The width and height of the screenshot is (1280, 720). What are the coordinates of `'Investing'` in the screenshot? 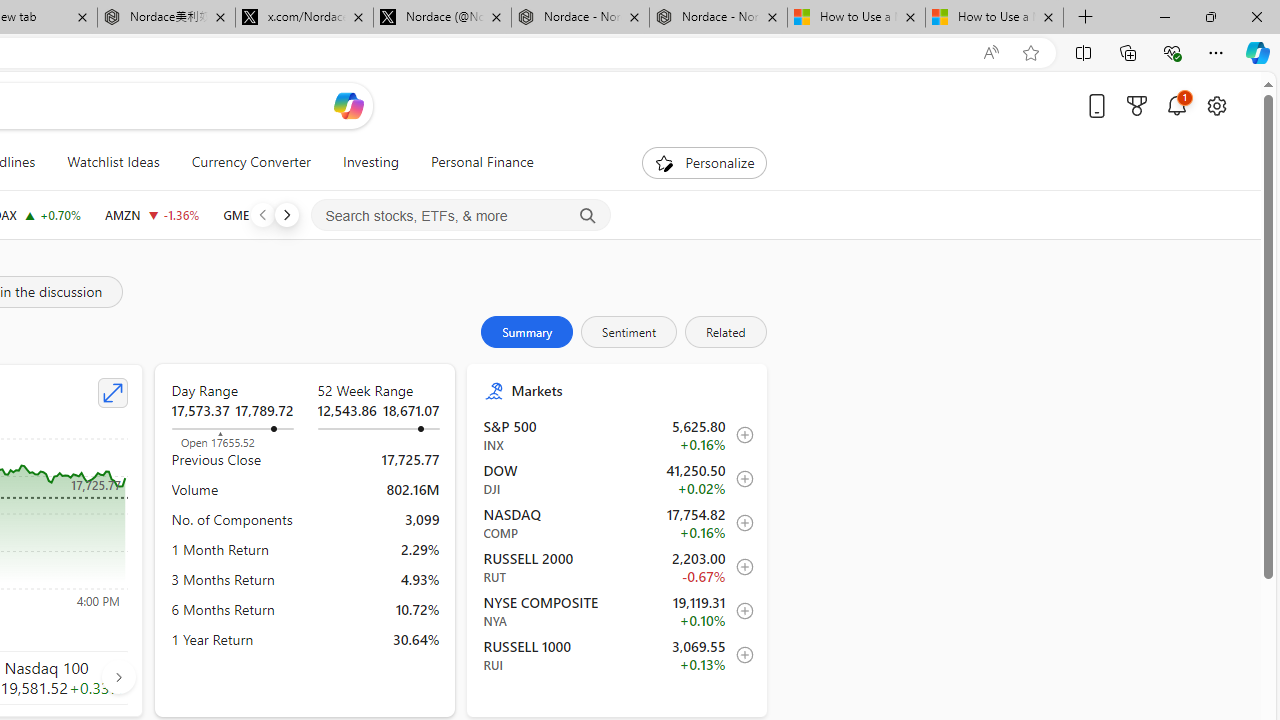 It's located at (370, 162).